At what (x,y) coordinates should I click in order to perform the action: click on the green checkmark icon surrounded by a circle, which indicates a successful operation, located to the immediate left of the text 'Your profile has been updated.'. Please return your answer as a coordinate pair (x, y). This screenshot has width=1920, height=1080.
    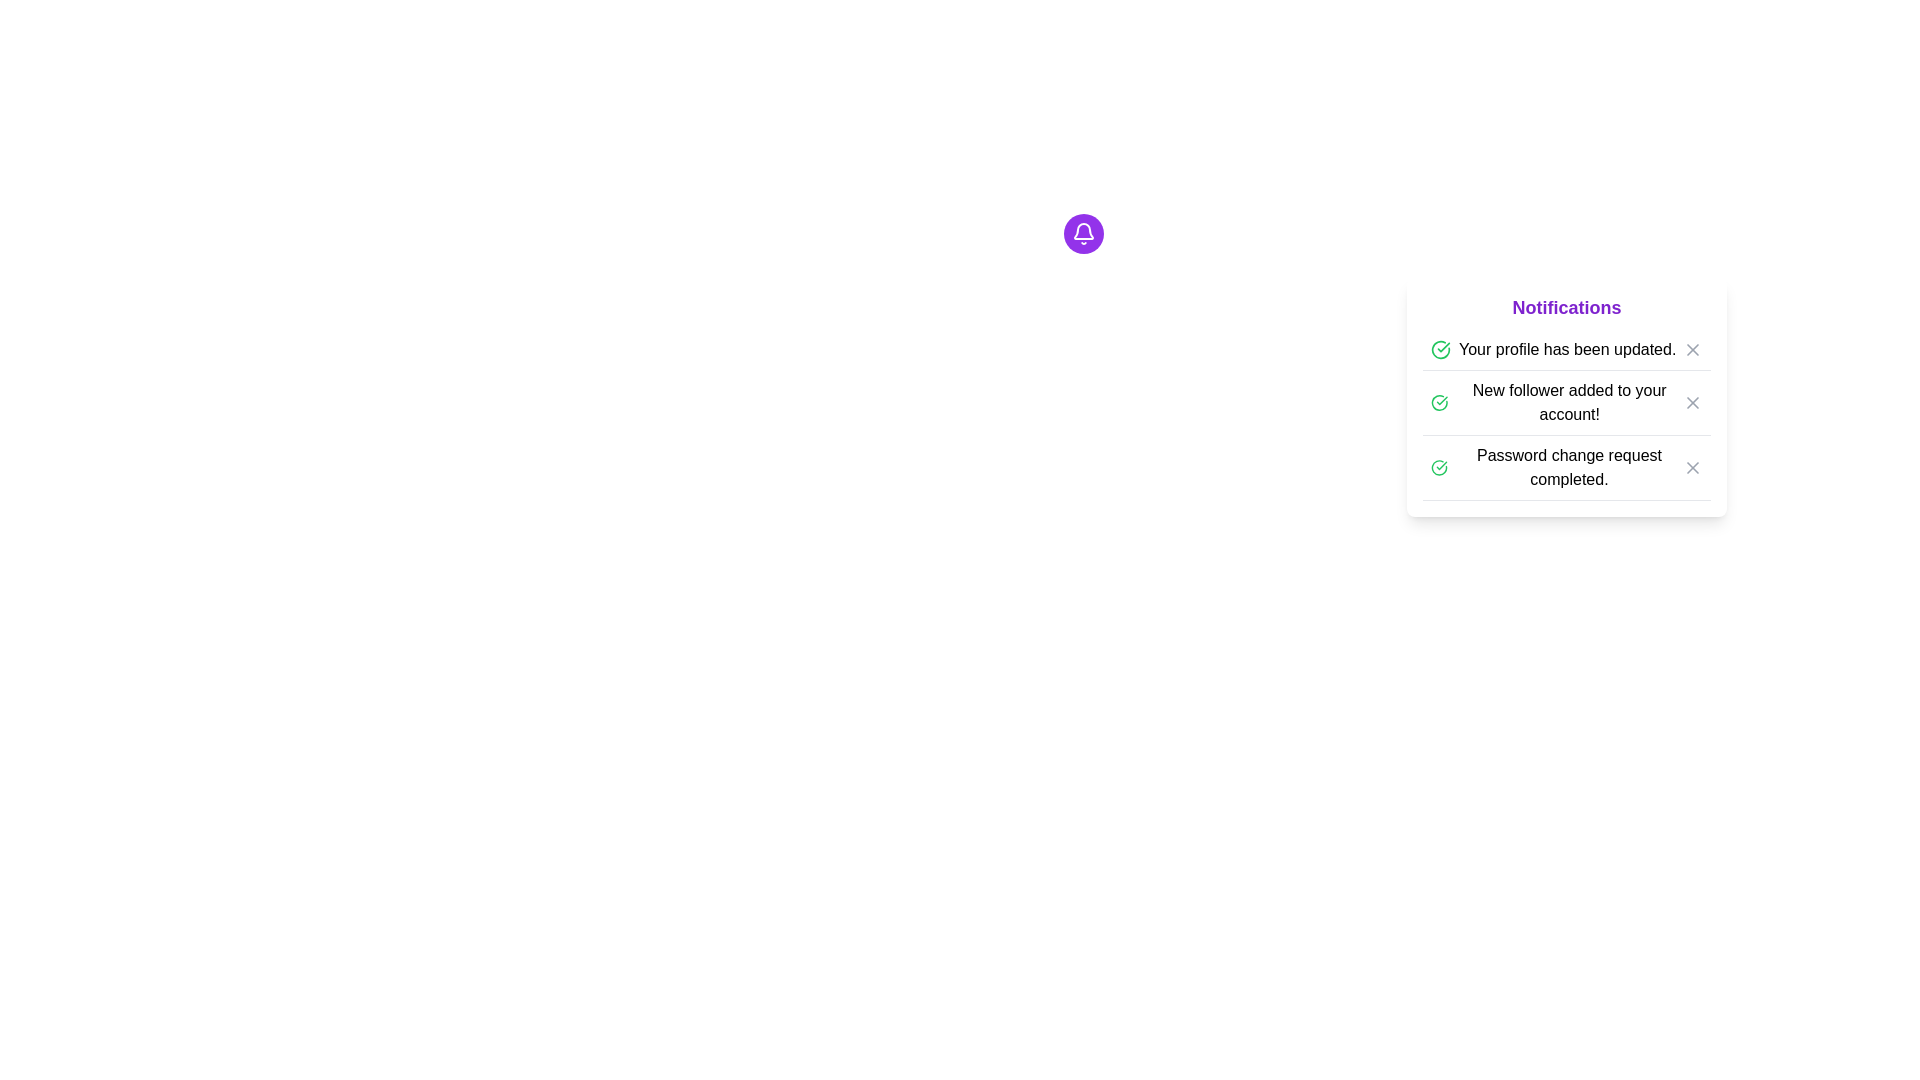
    Looking at the image, I should click on (1440, 349).